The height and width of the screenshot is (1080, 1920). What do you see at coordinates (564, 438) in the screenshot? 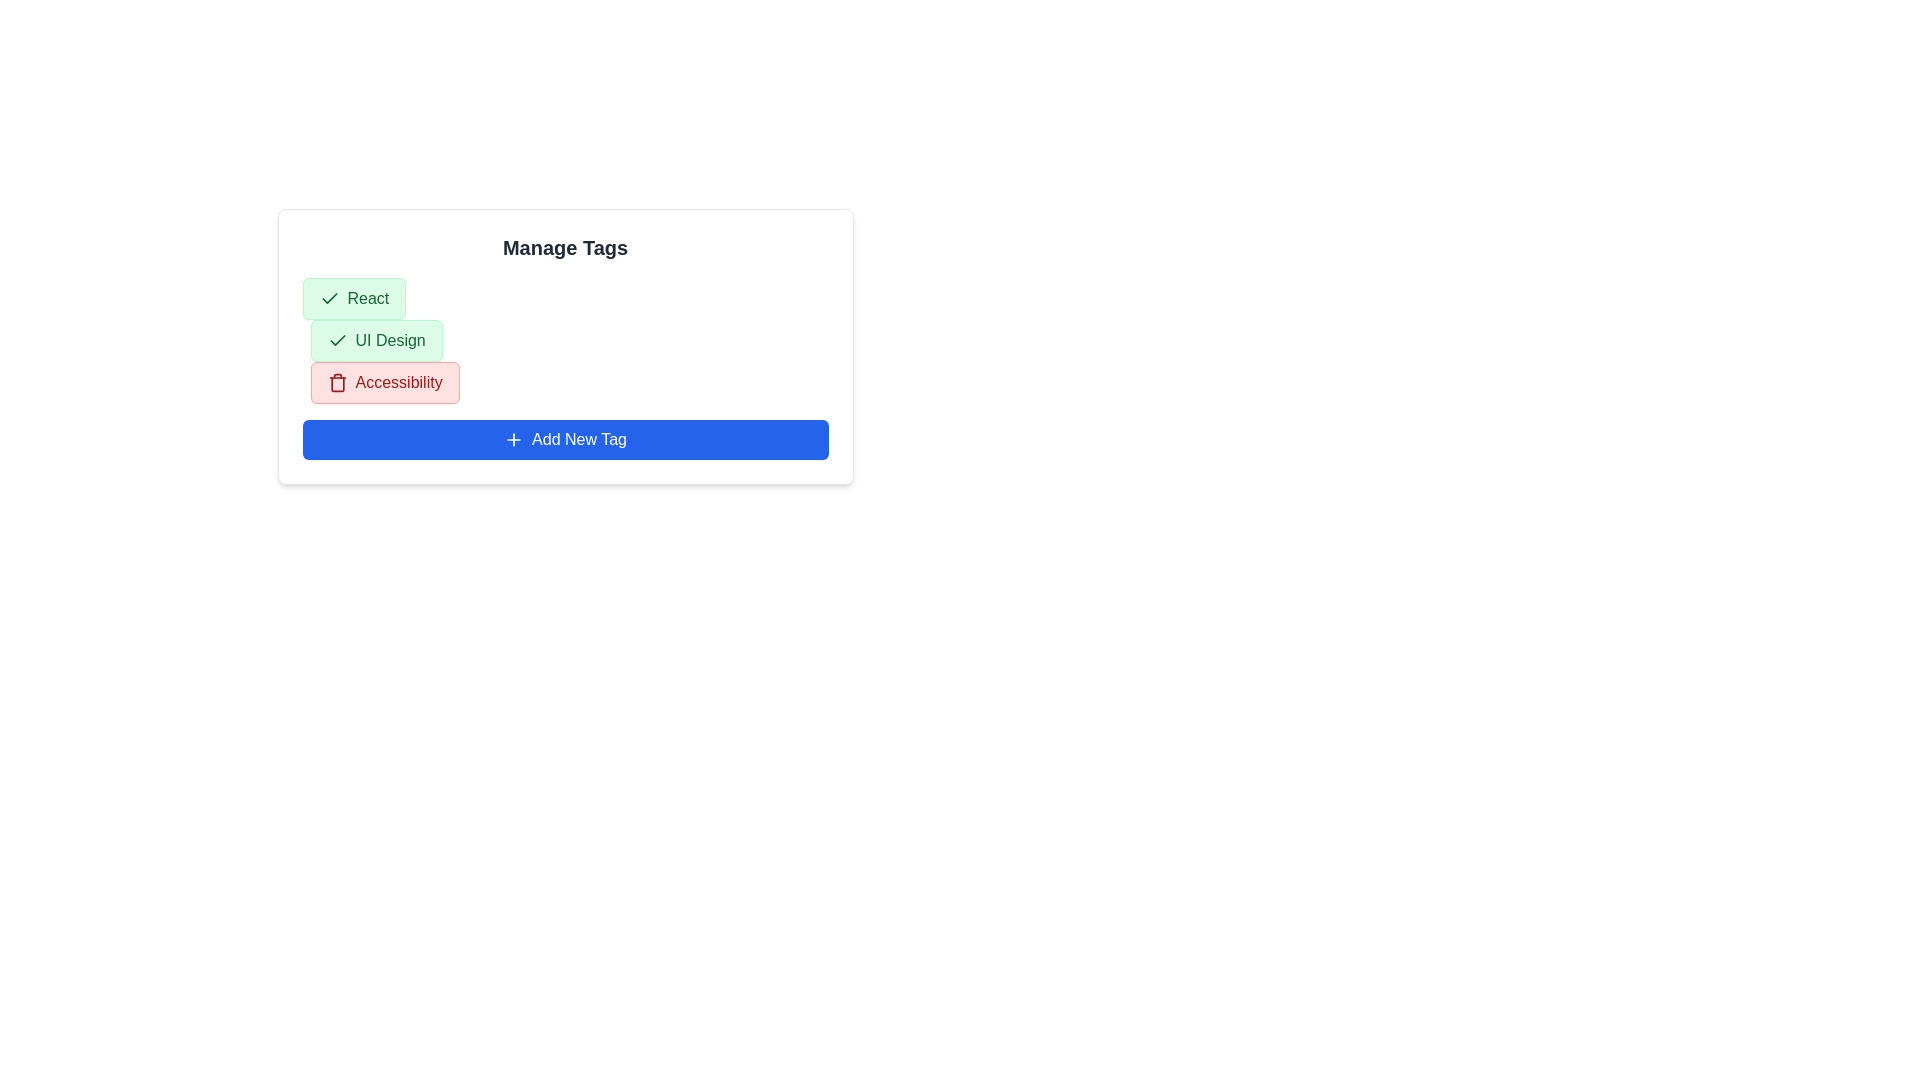
I see `the rectangular button with a blue background and white text reading 'Add New Tag'` at bounding box center [564, 438].